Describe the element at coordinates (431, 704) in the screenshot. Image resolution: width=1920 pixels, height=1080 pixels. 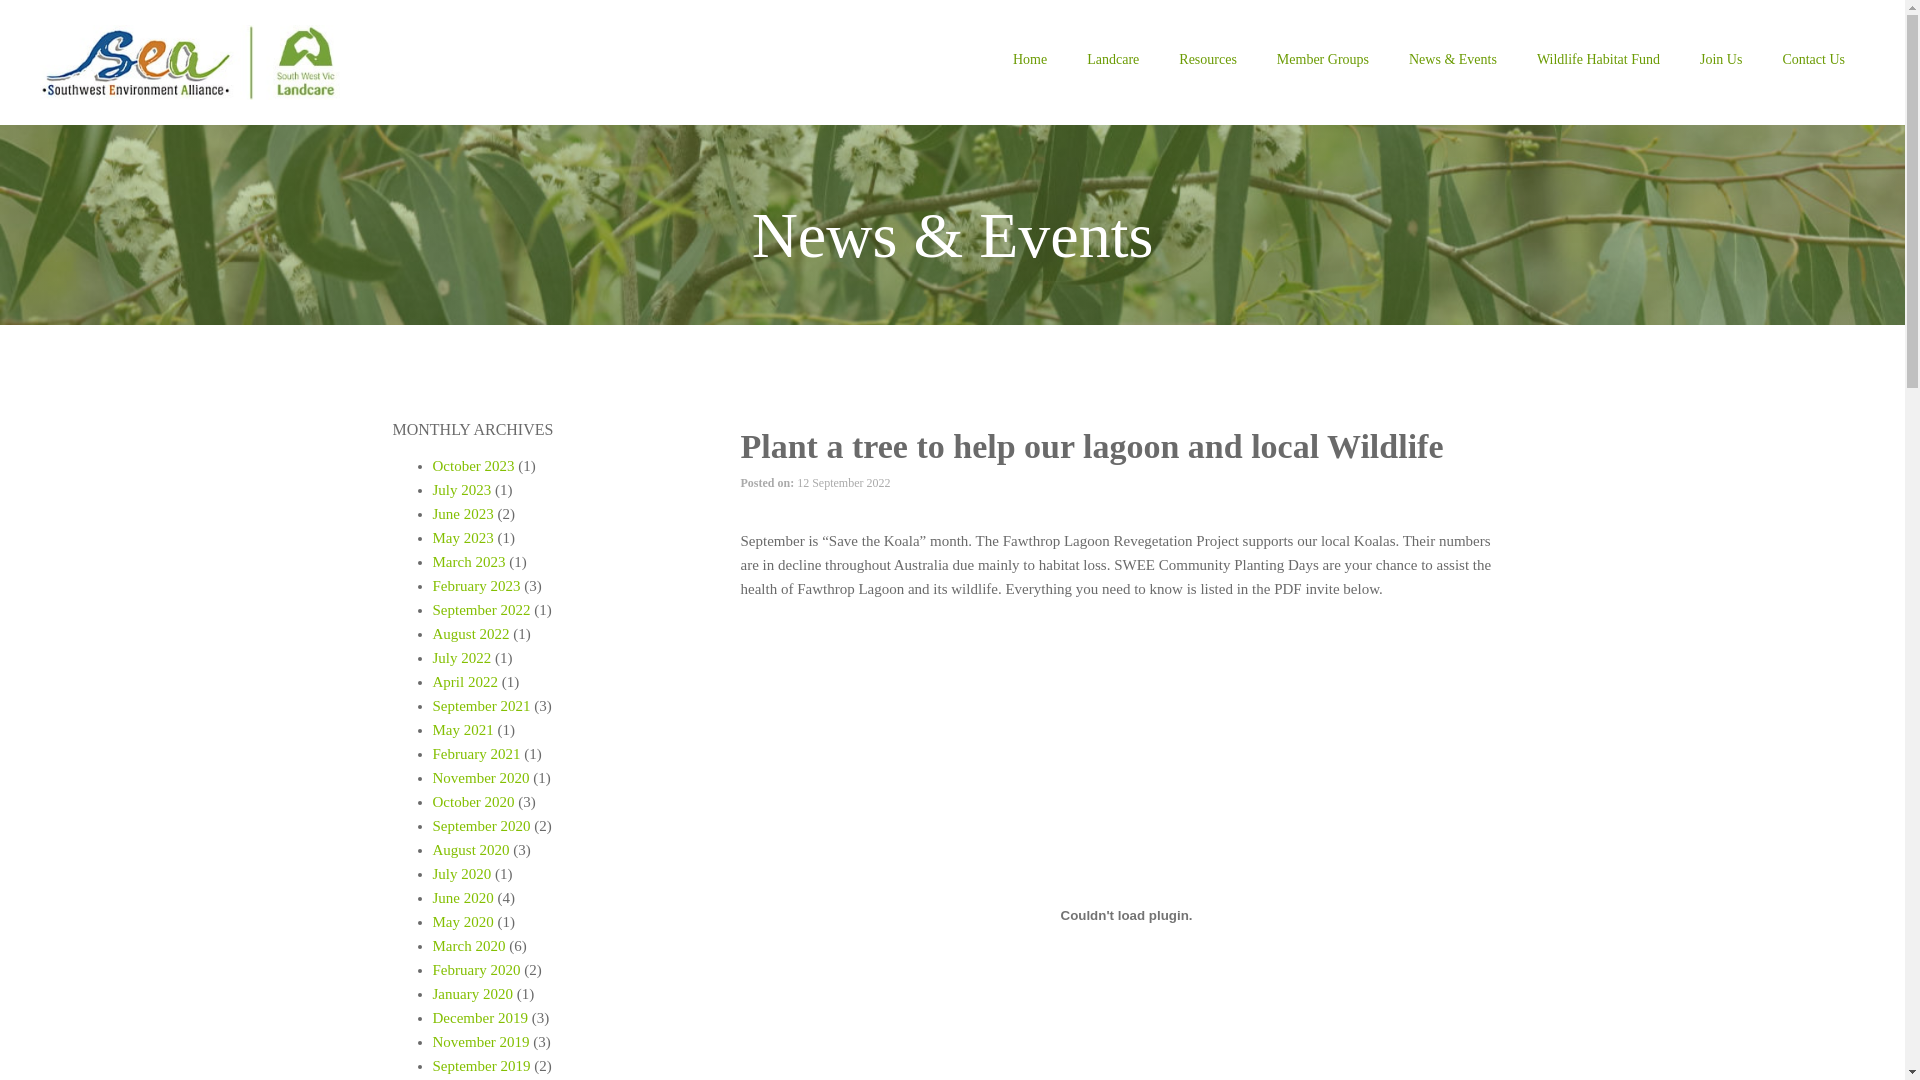
I see `'September 2021'` at that location.